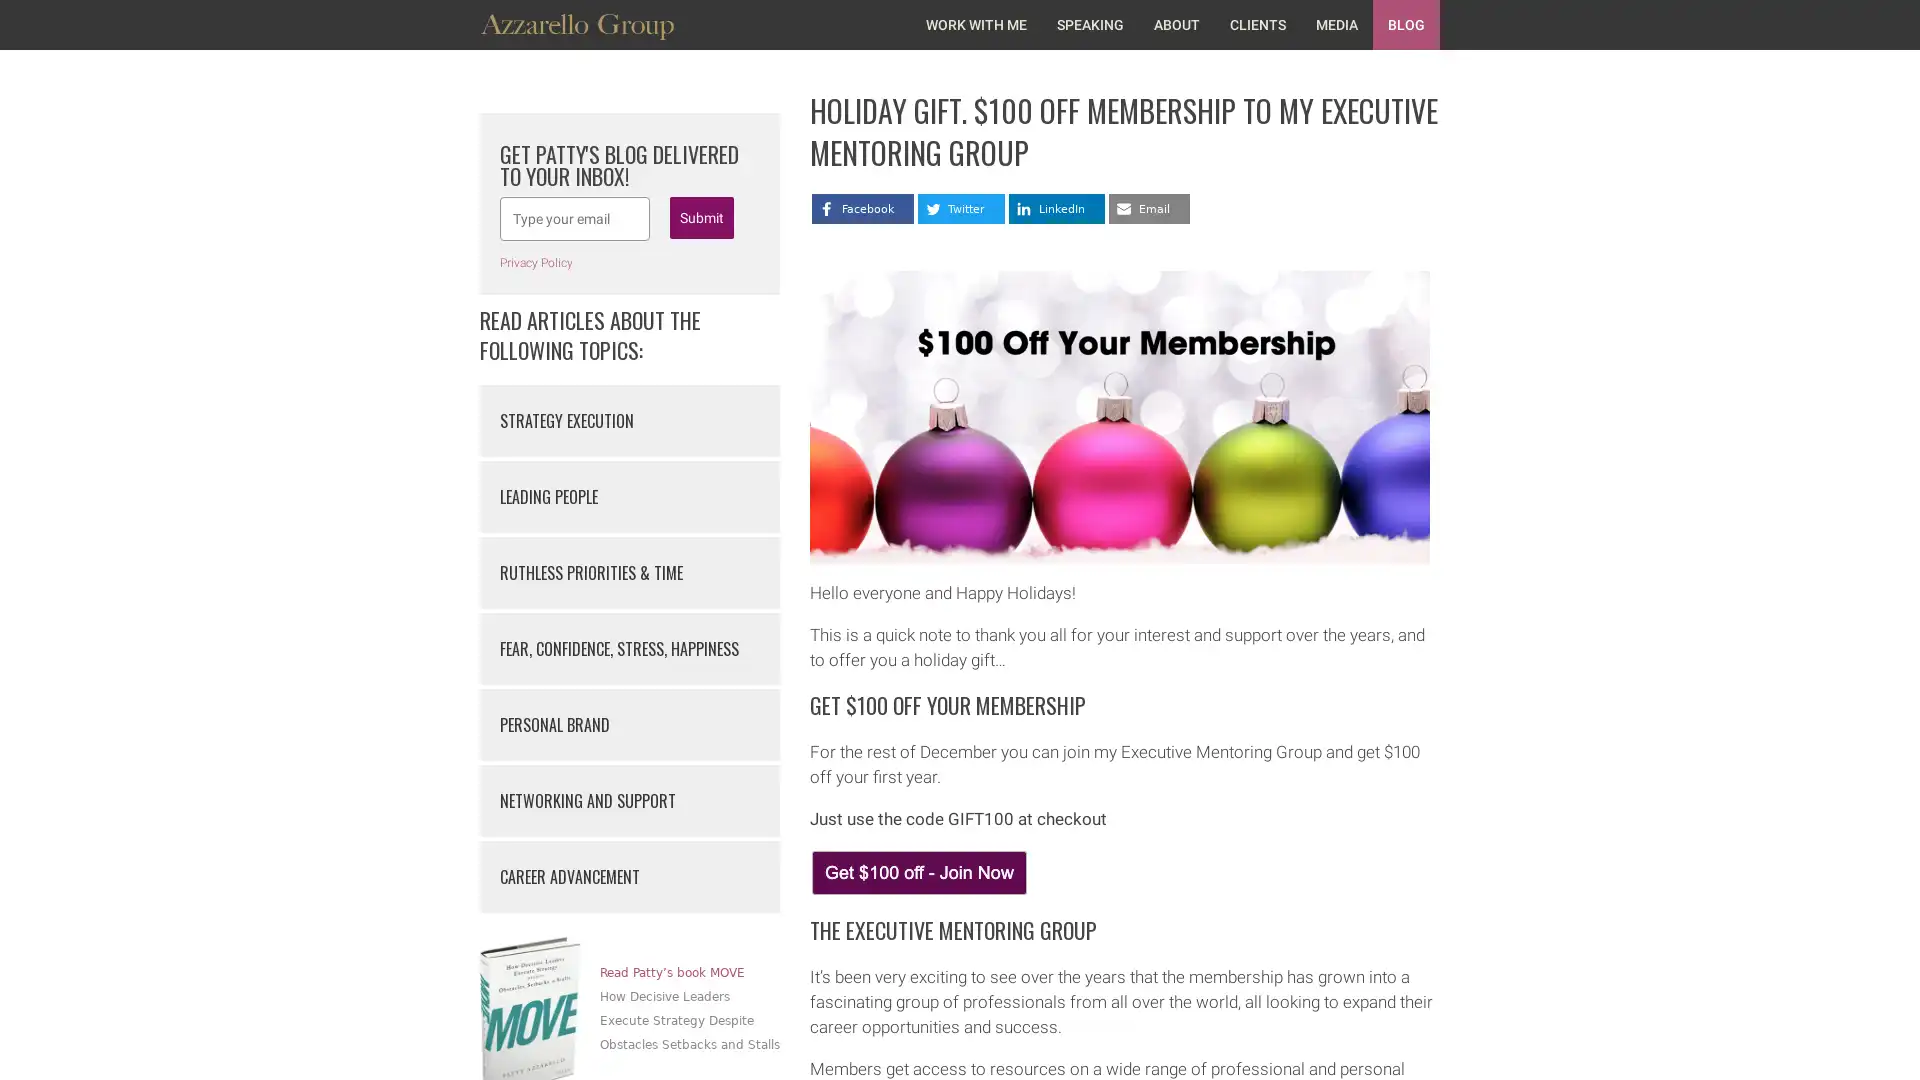  Describe the element at coordinates (961, 208) in the screenshot. I see `Share to Twitter Twitter` at that location.